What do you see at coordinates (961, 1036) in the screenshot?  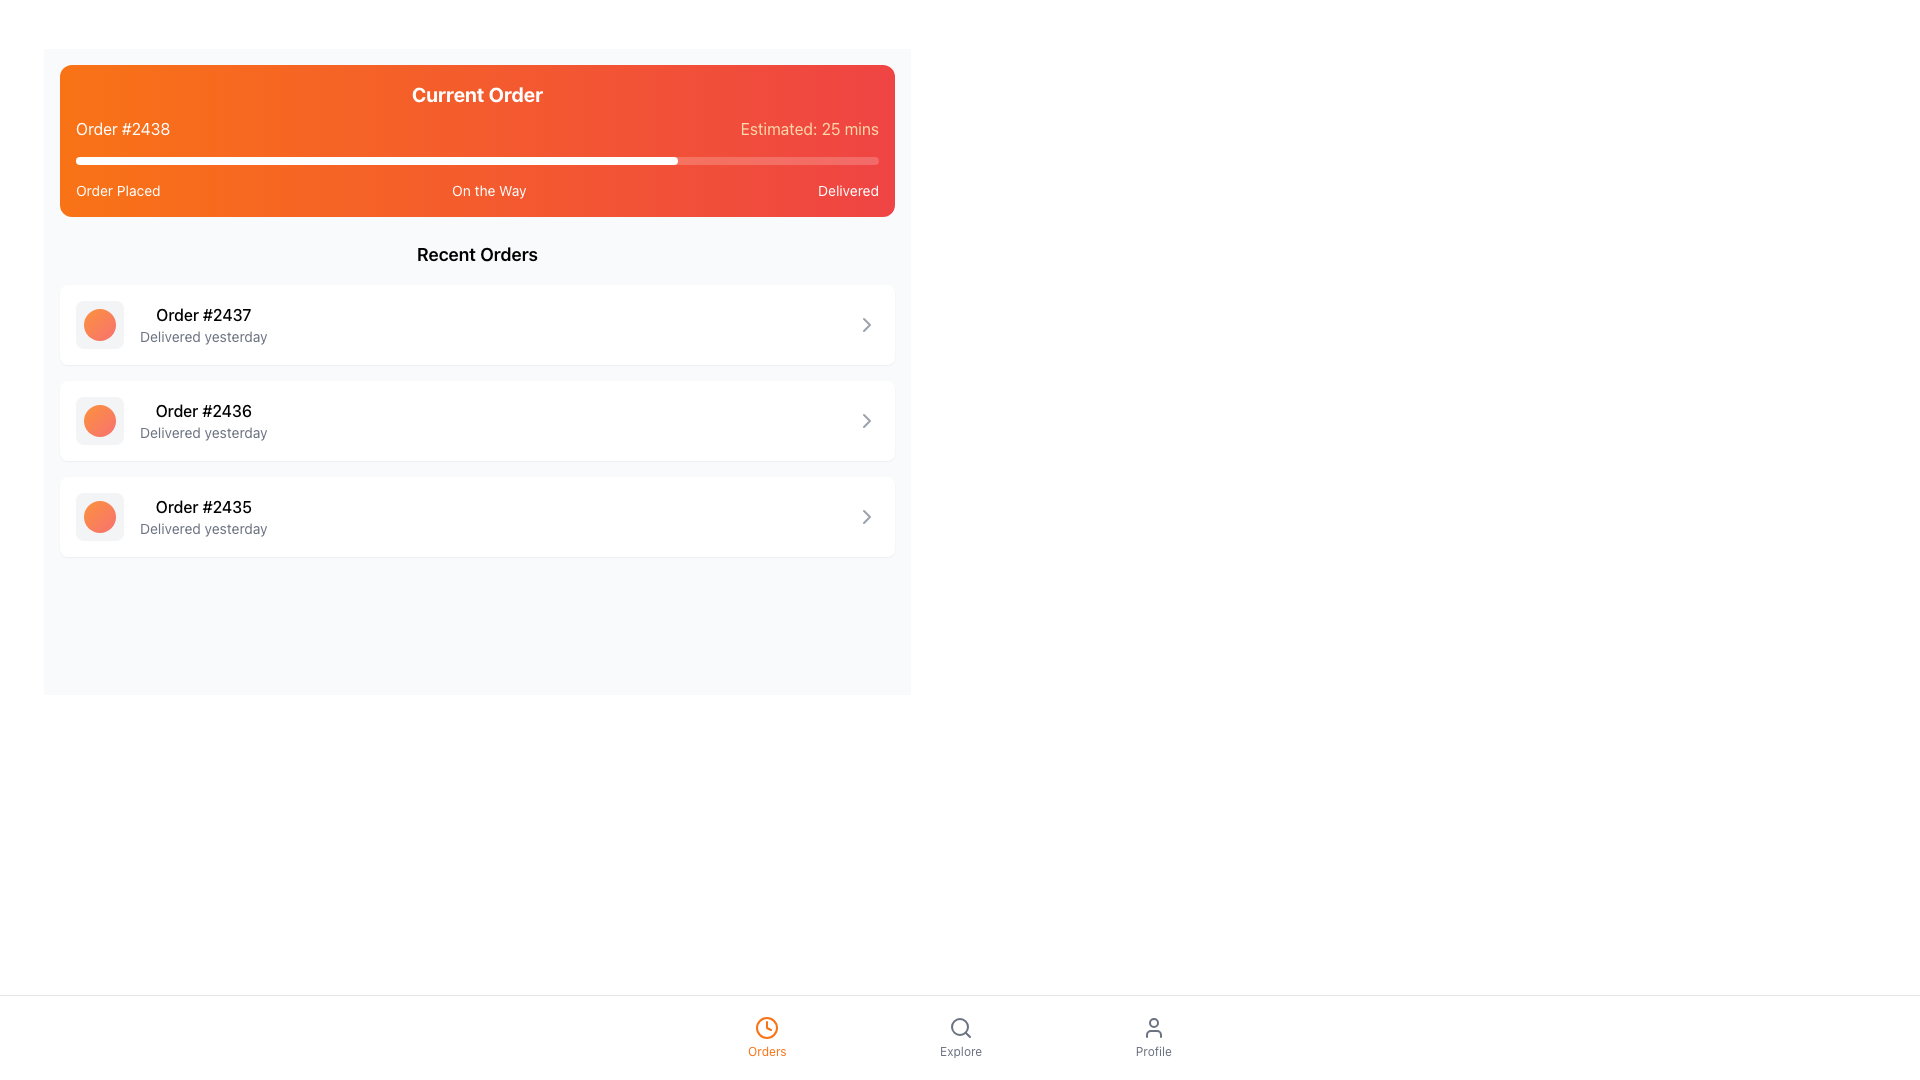 I see `the interactive 'Explore' button located in the middle section of the footer navigation bar, situated between the 'Orders' and 'Profile' options` at bounding box center [961, 1036].